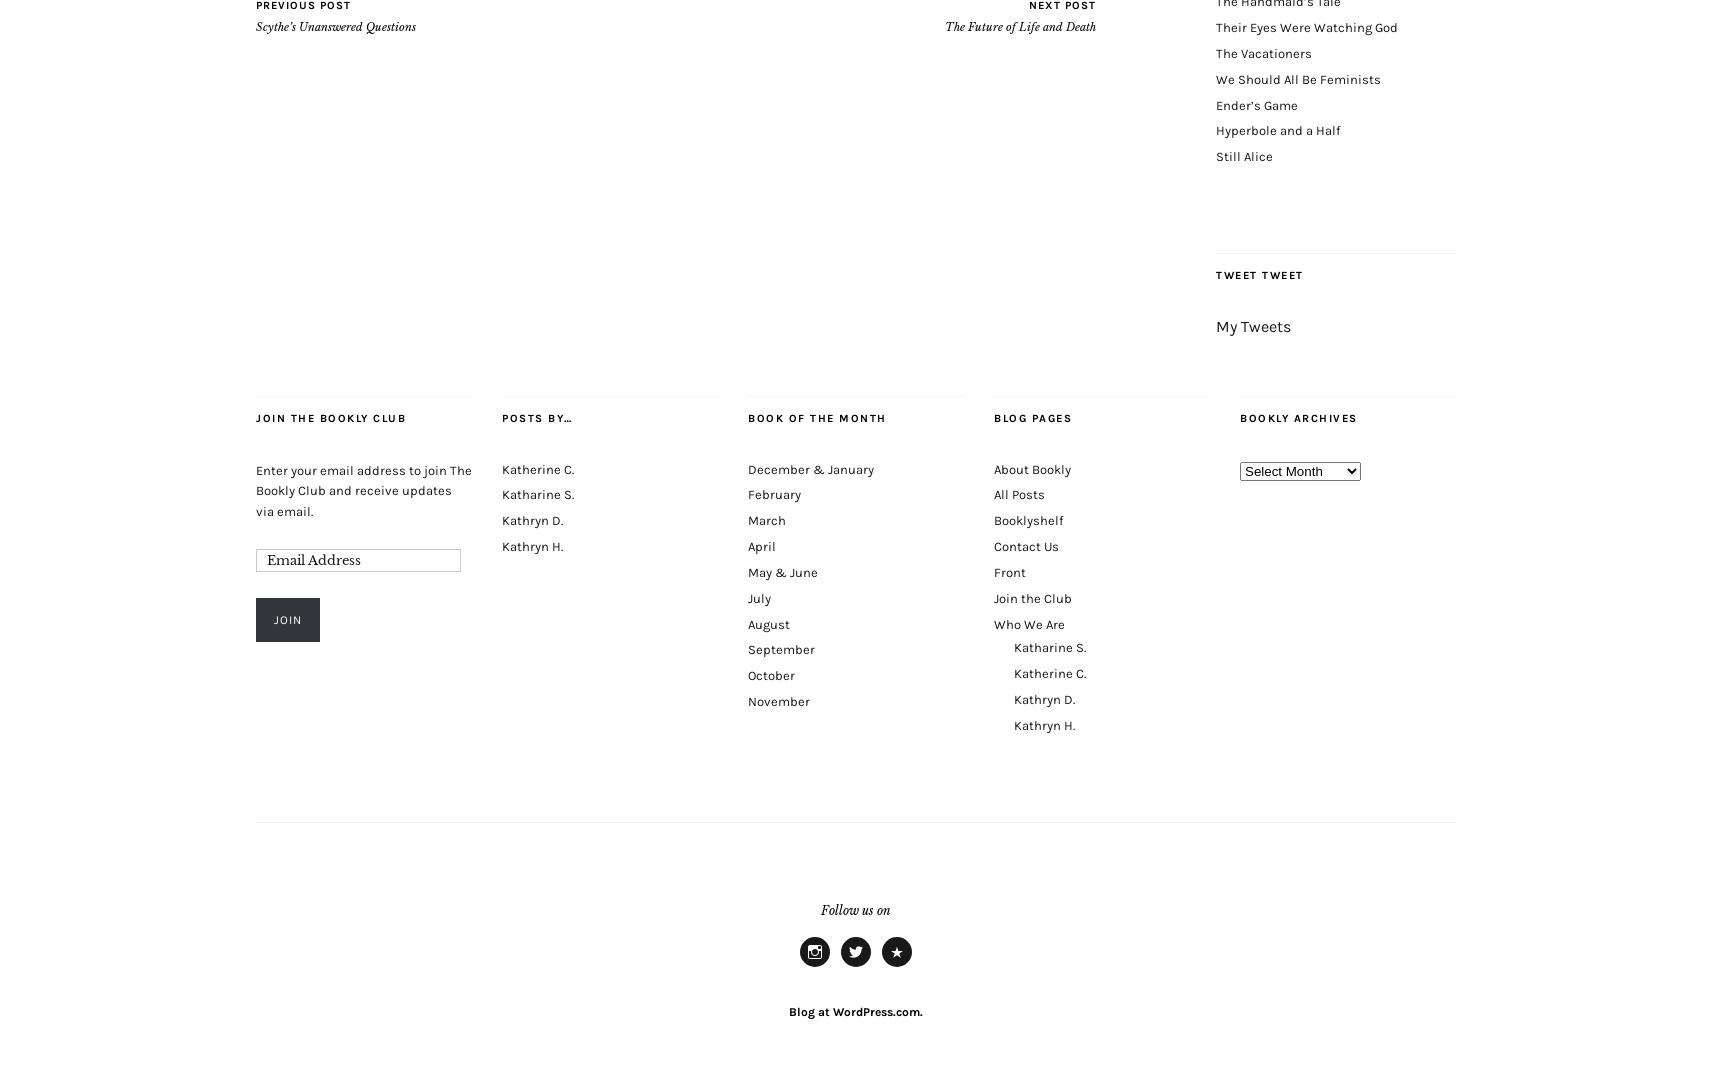 Image resolution: width=1712 pixels, height=1079 pixels. What do you see at coordinates (363, 489) in the screenshot?
I see `'Enter your email address to join The Bookly Club and receive updates via email.'` at bounding box center [363, 489].